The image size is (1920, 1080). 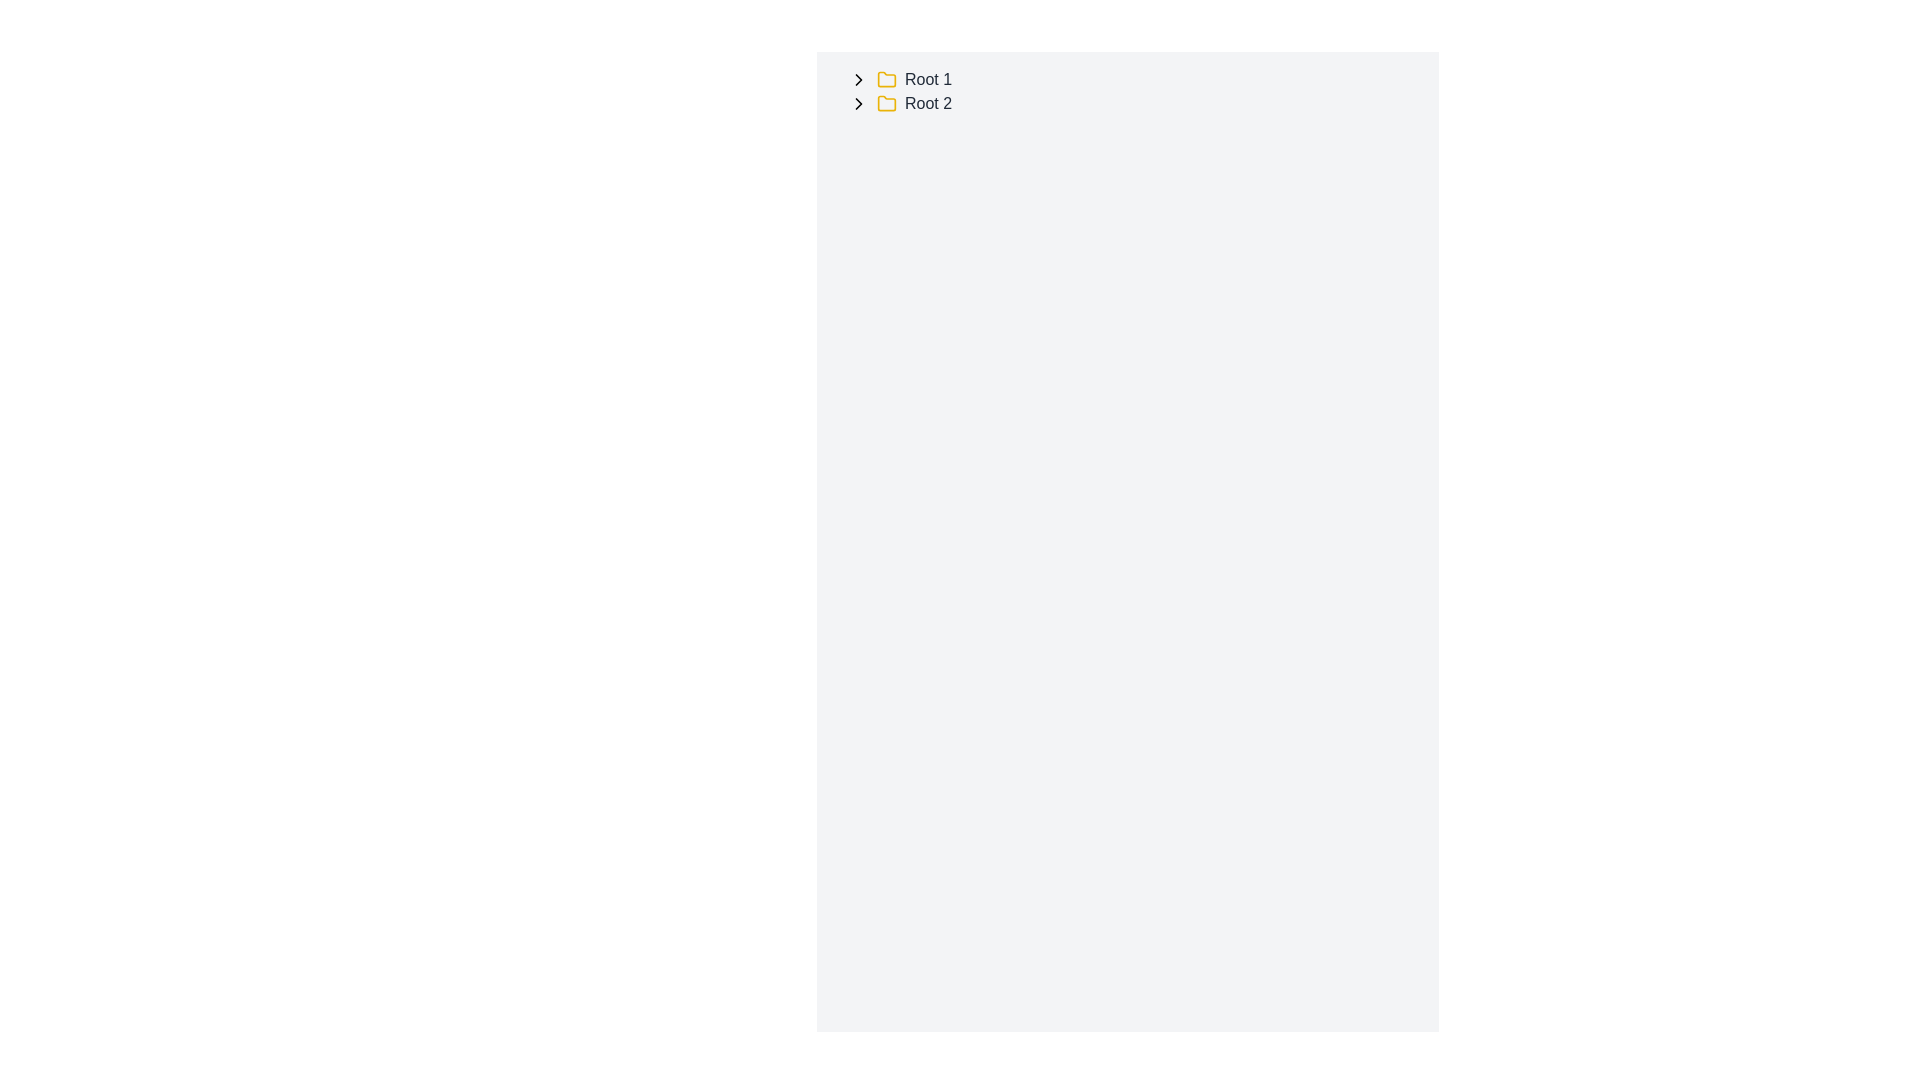 What do you see at coordinates (886, 79) in the screenshot?
I see `the visual state of the yellow folder icon styled with a lined design, located immediately to the left of the text 'Root 1'` at bounding box center [886, 79].